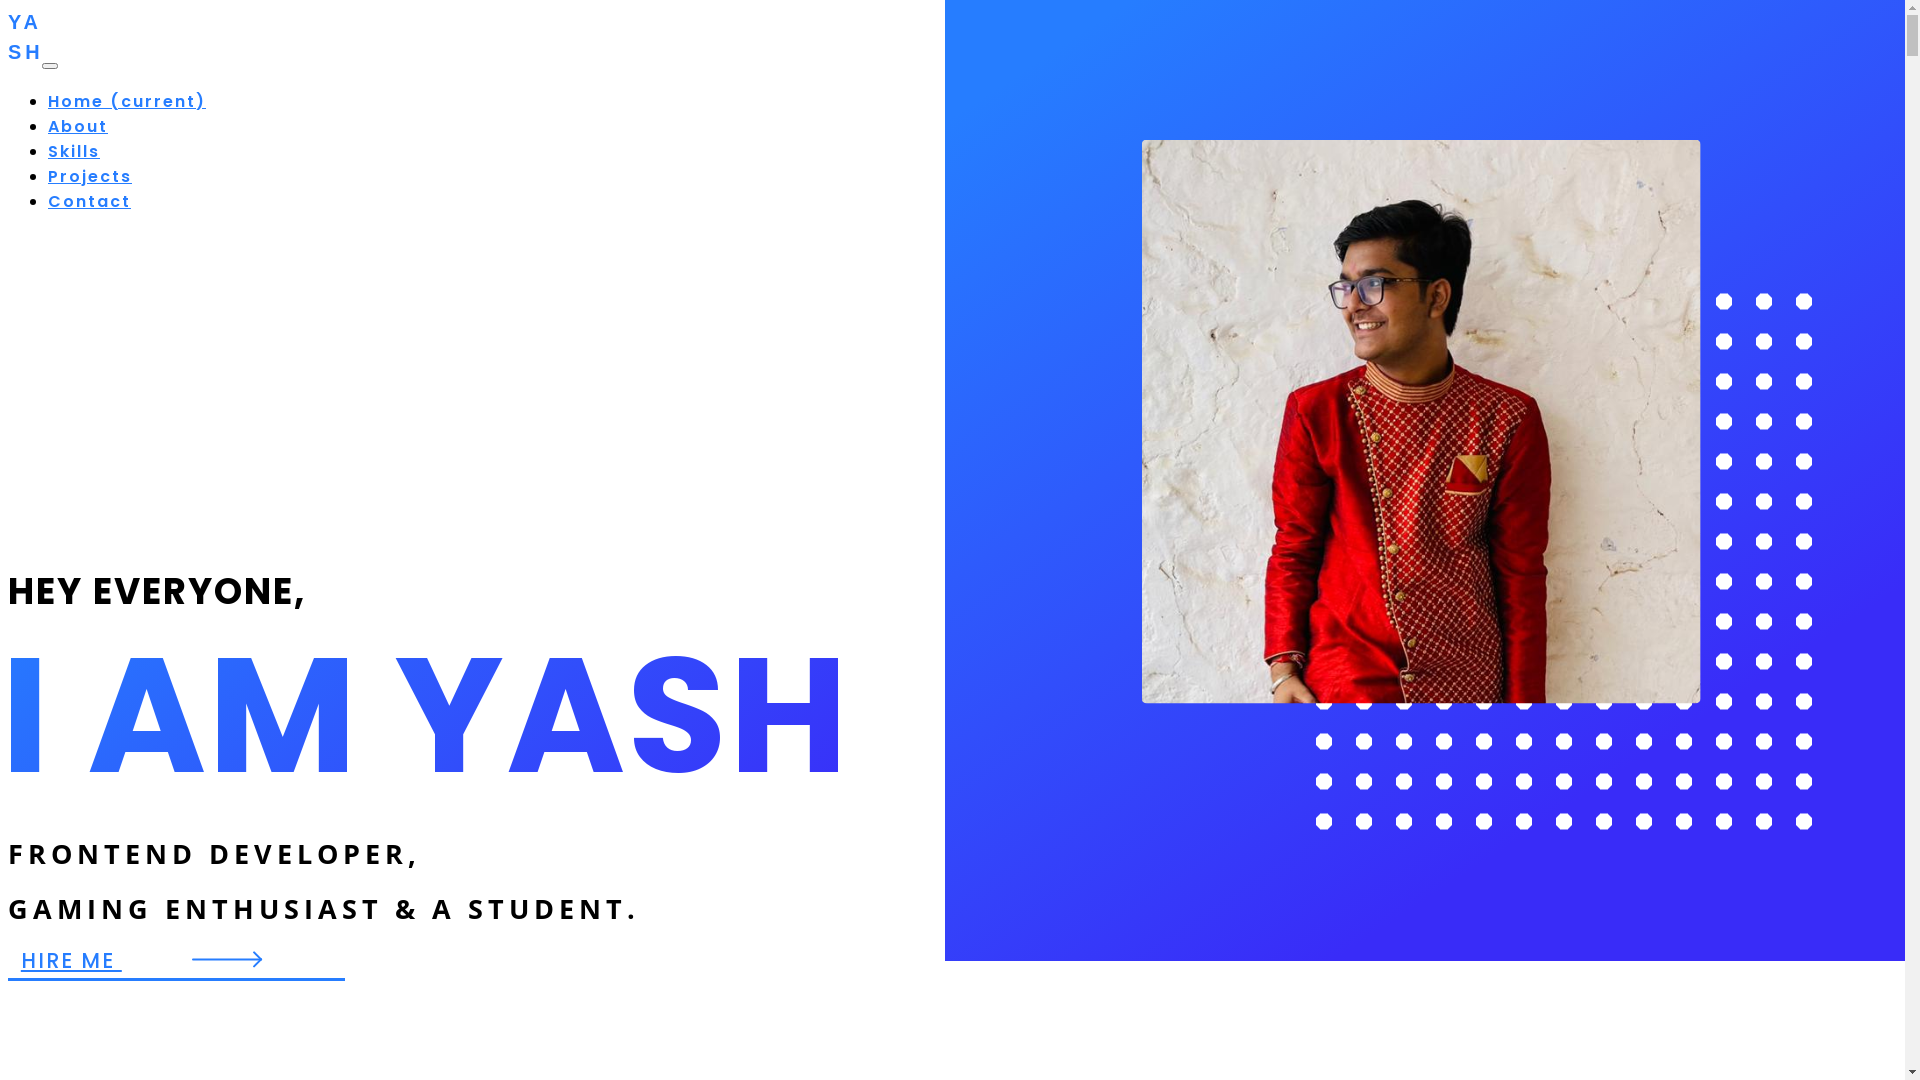 This screenshot has height=1080, width=1920. I want to click on 'About', so click(77, 126).